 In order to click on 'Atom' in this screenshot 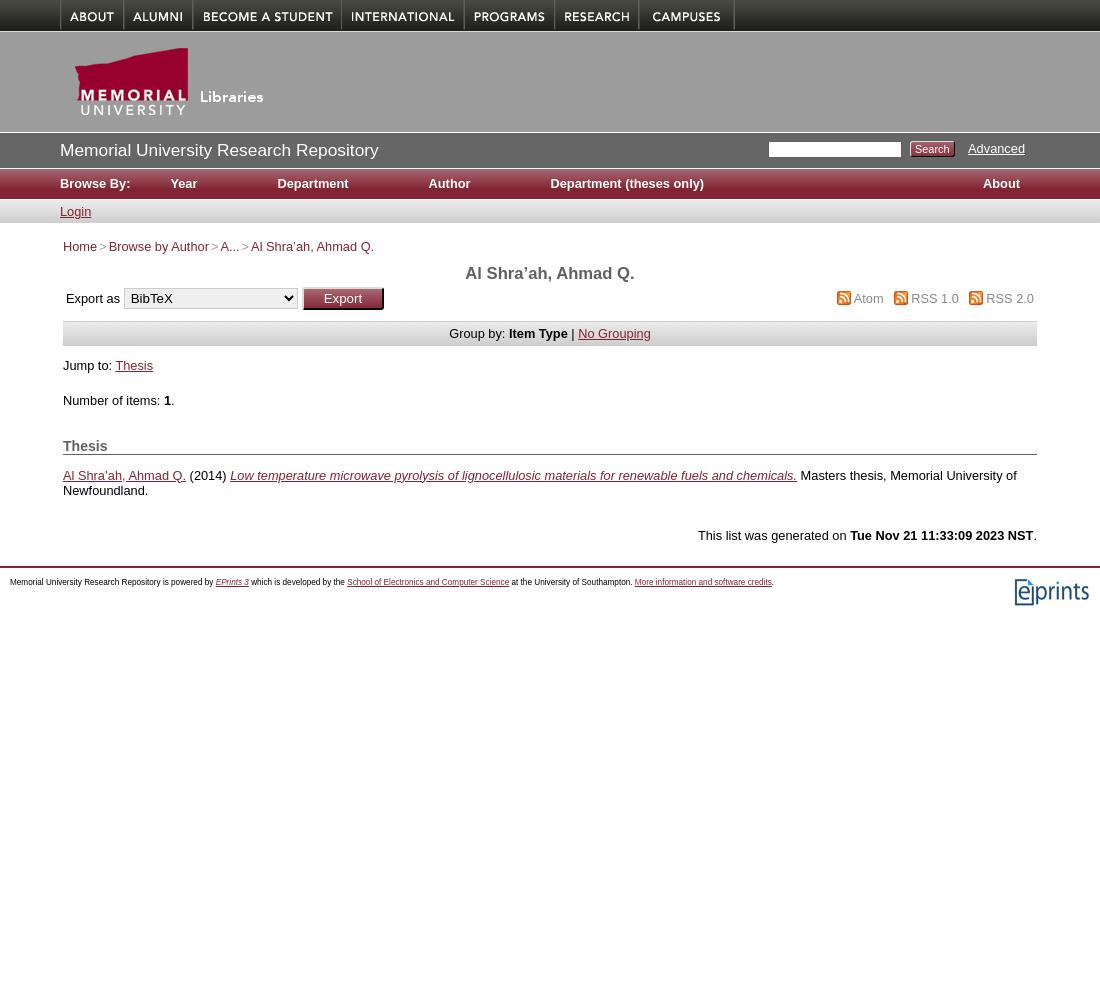, I will do `click(867, 297)`.